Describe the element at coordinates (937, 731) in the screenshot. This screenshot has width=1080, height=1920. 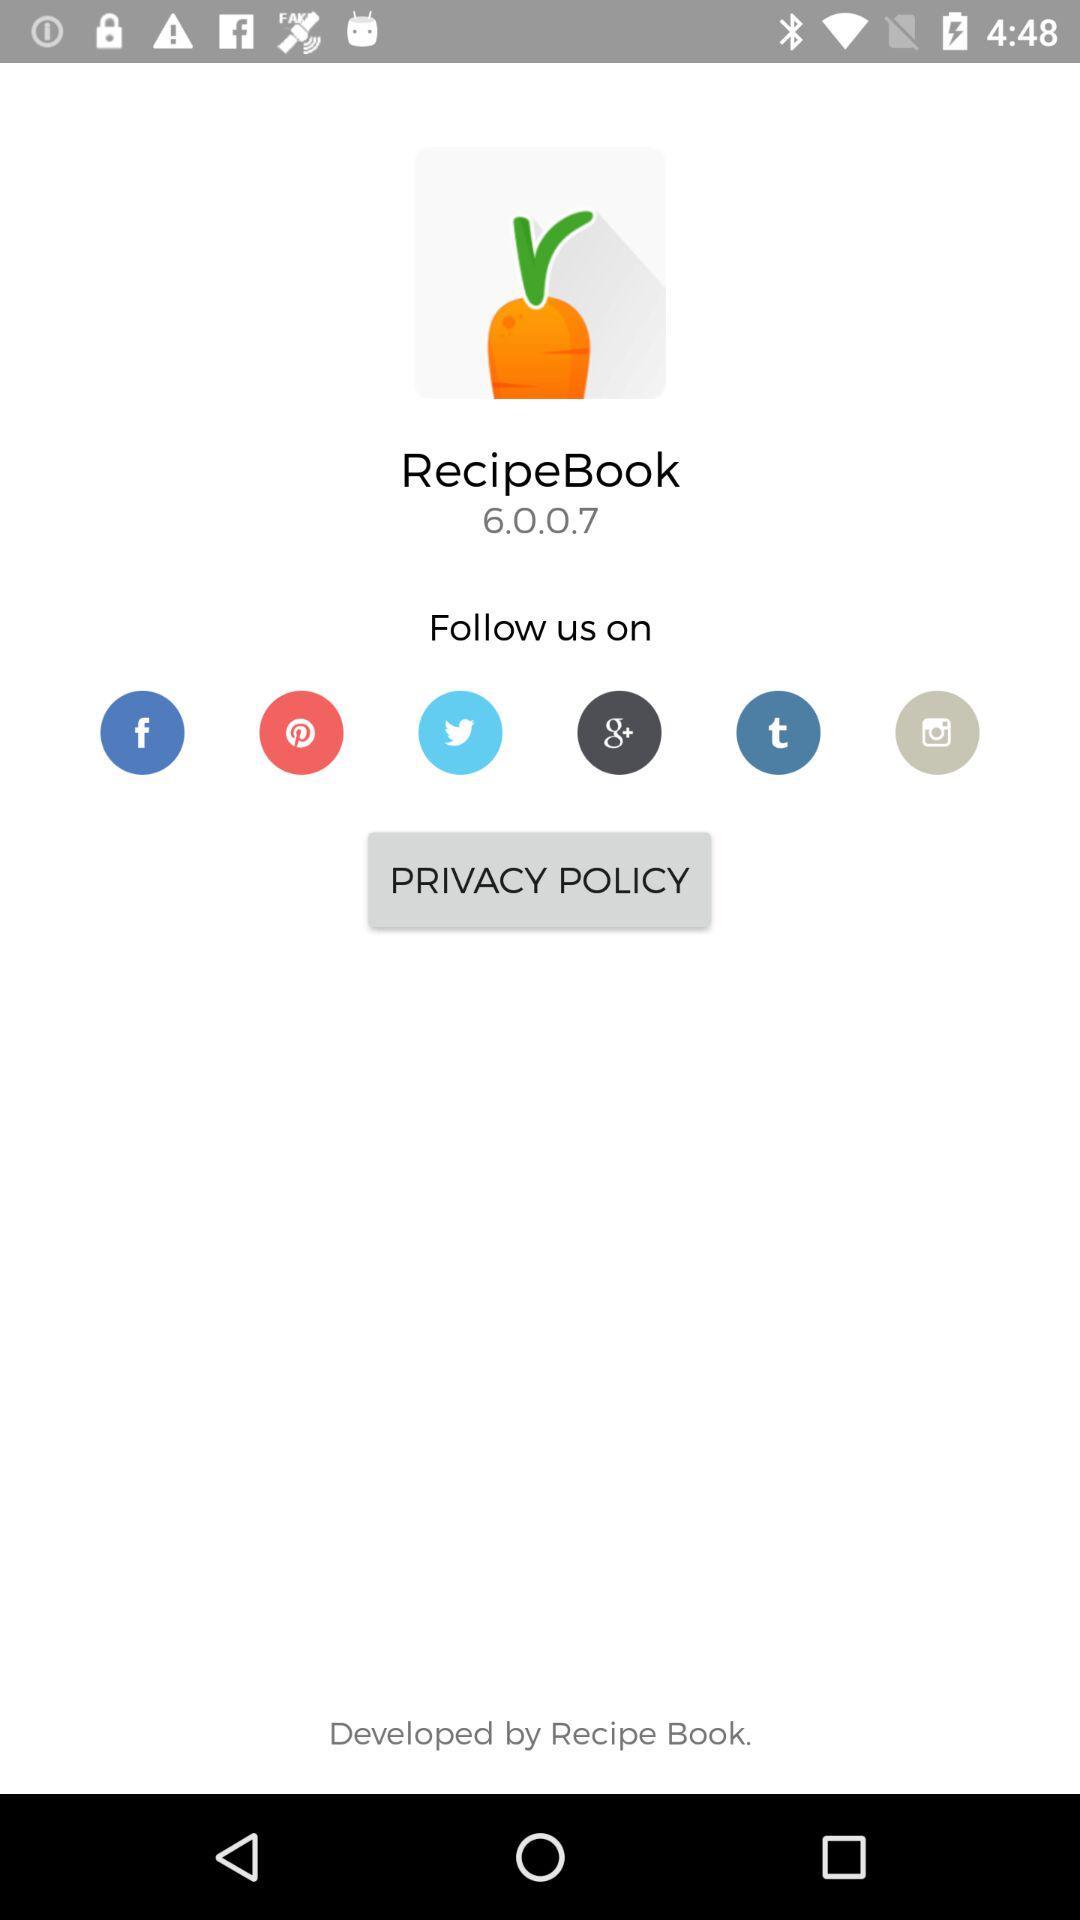
I see `share to instagram` at that location.